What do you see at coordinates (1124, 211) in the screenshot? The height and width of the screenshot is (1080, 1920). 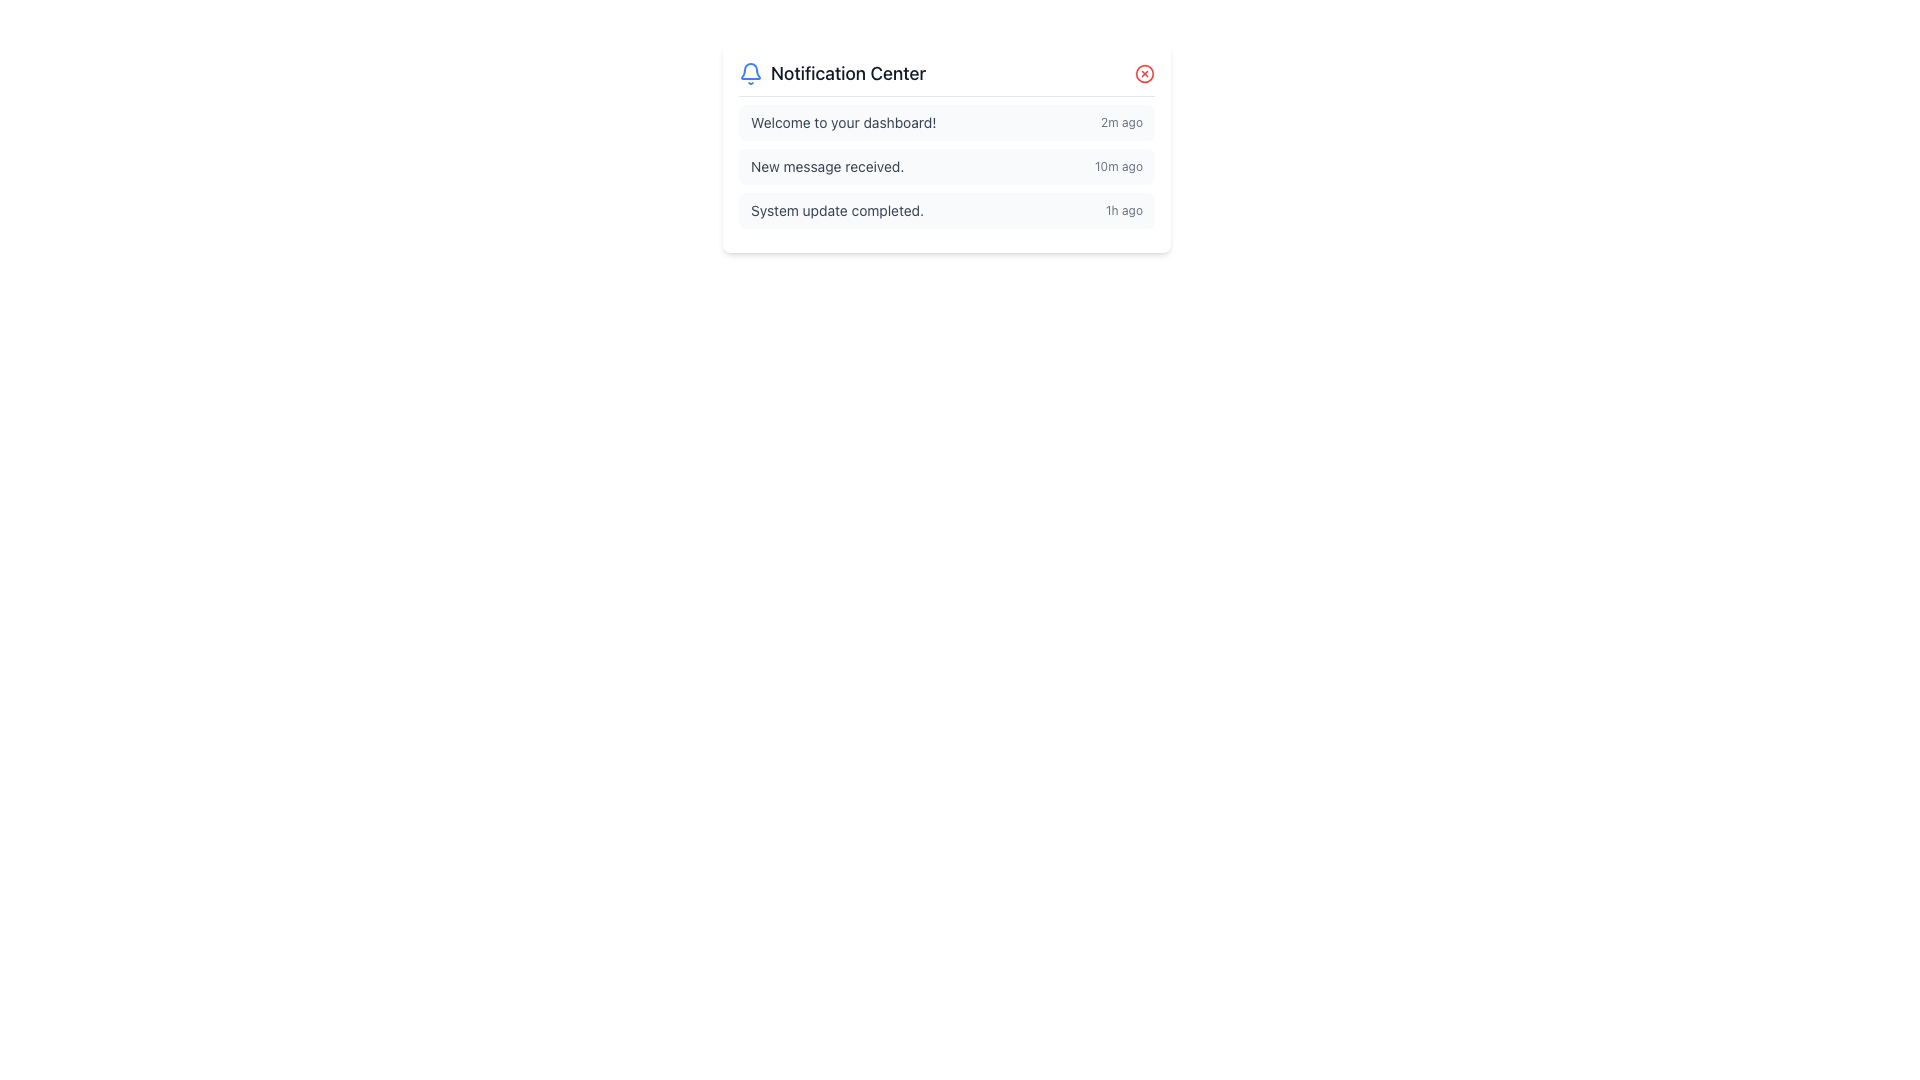 I see `the small light gray text label displaying '1h ago', which is positioned in the lower-right section of the notification message indicating 'System update completed.'` at bounding box center [1124, 211].